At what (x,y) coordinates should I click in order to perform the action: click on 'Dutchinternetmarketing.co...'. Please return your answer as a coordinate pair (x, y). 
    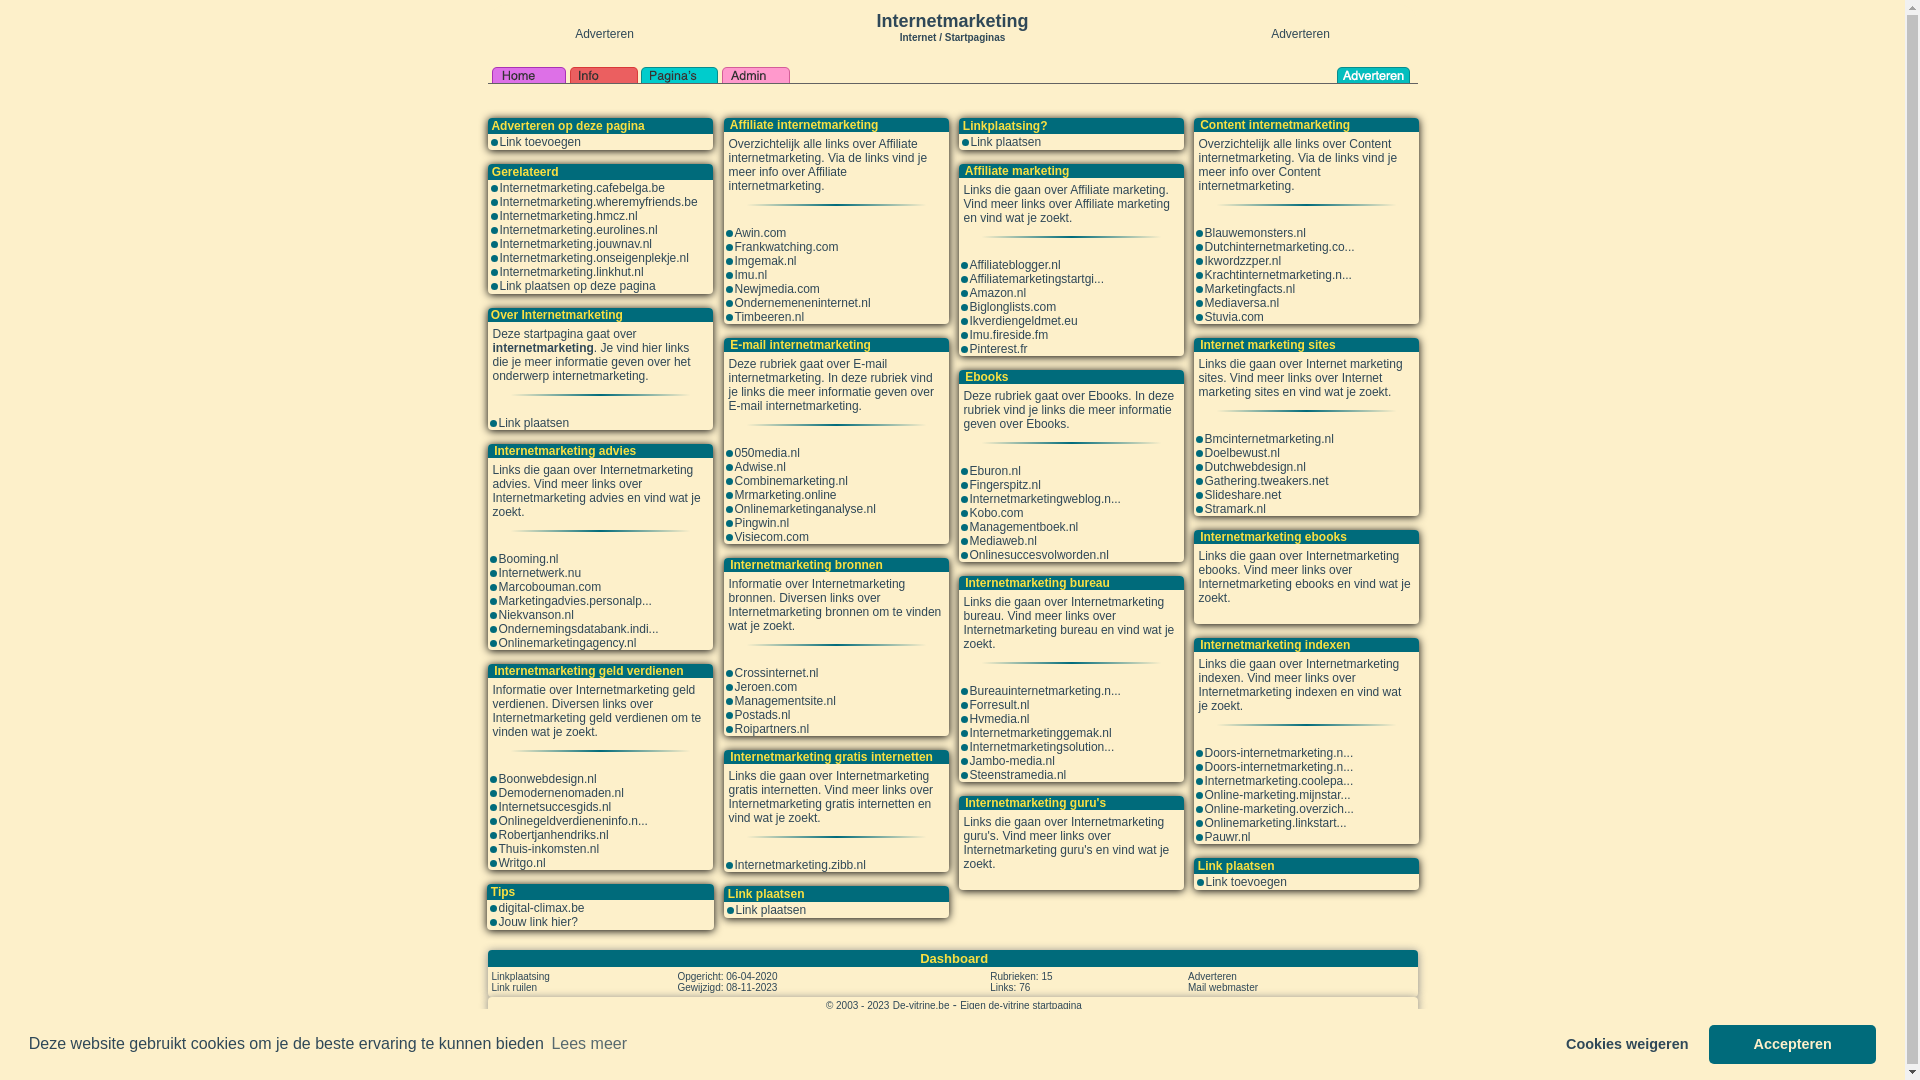
    Looking at the image, I should click on (1277, 245).